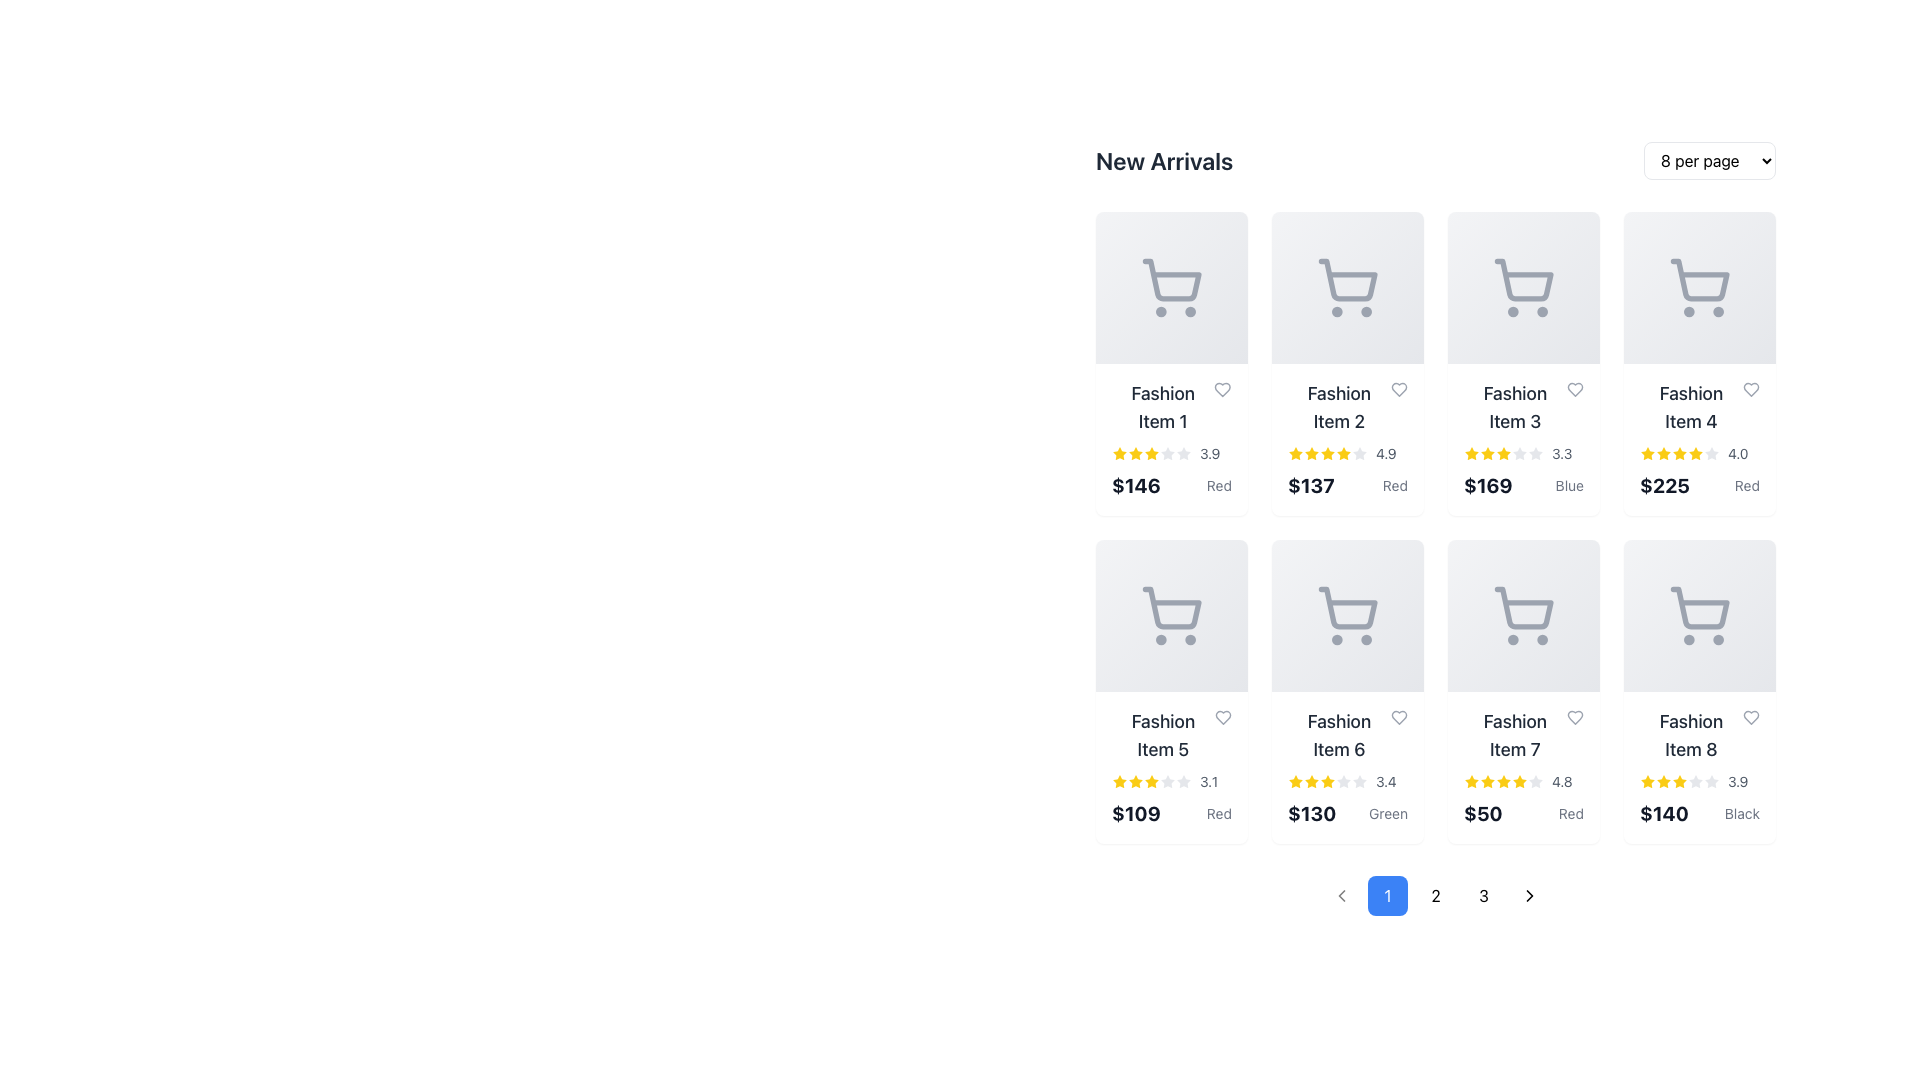 The width and height of the screenshot is (1920, 1080). I want to click on the third star icon in the rating section of 'Fashion Item 4', which is located in the fourth card of the top row, indicating the product rating visually as a fraction of five stars, so click(1664, 454).